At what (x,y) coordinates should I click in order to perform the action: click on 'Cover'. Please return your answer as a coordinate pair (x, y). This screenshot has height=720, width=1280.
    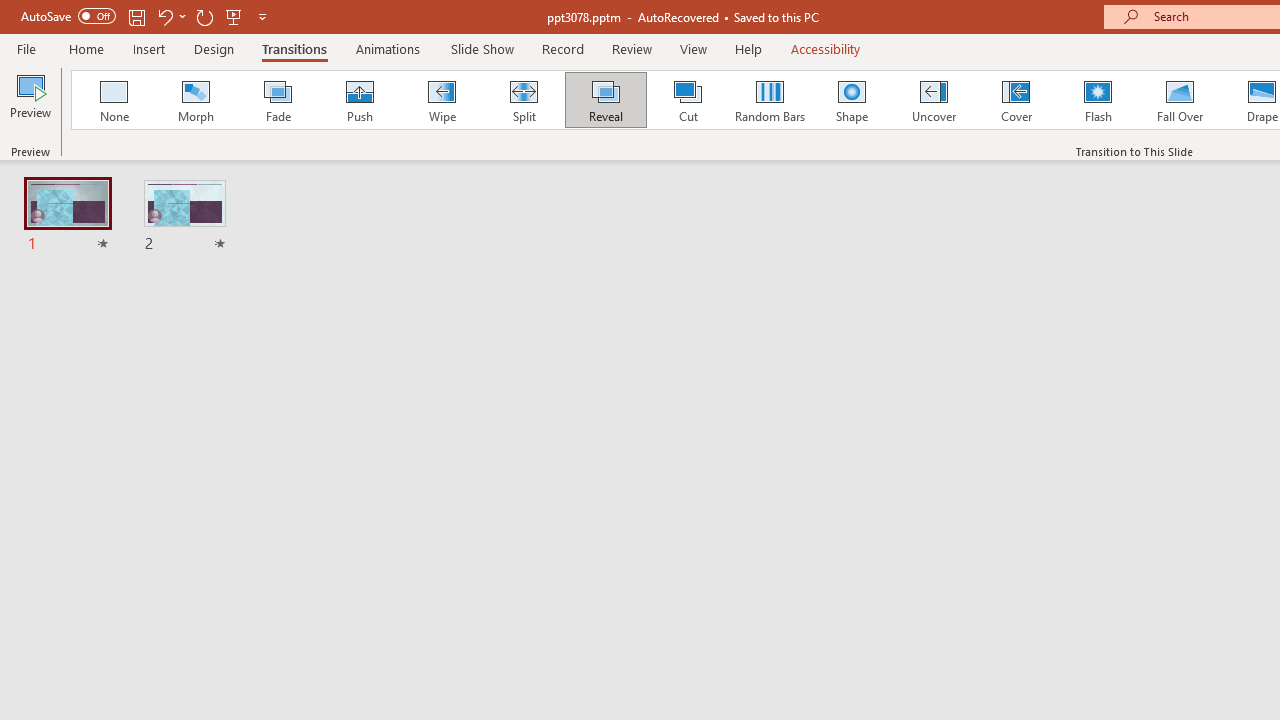
    Looking at the image, I should click on (1016, 100).